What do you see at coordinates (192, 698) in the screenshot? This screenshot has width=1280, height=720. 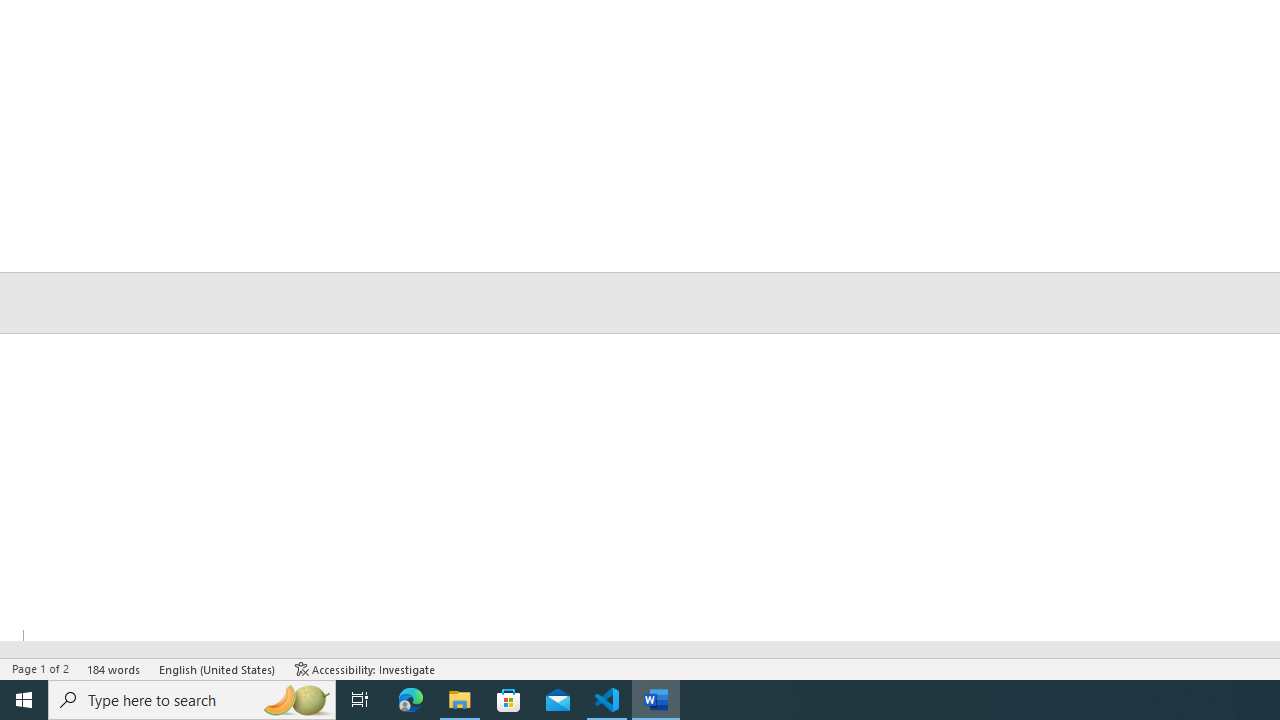 I see `'Type here to search'` at bounding box center [192, 698].